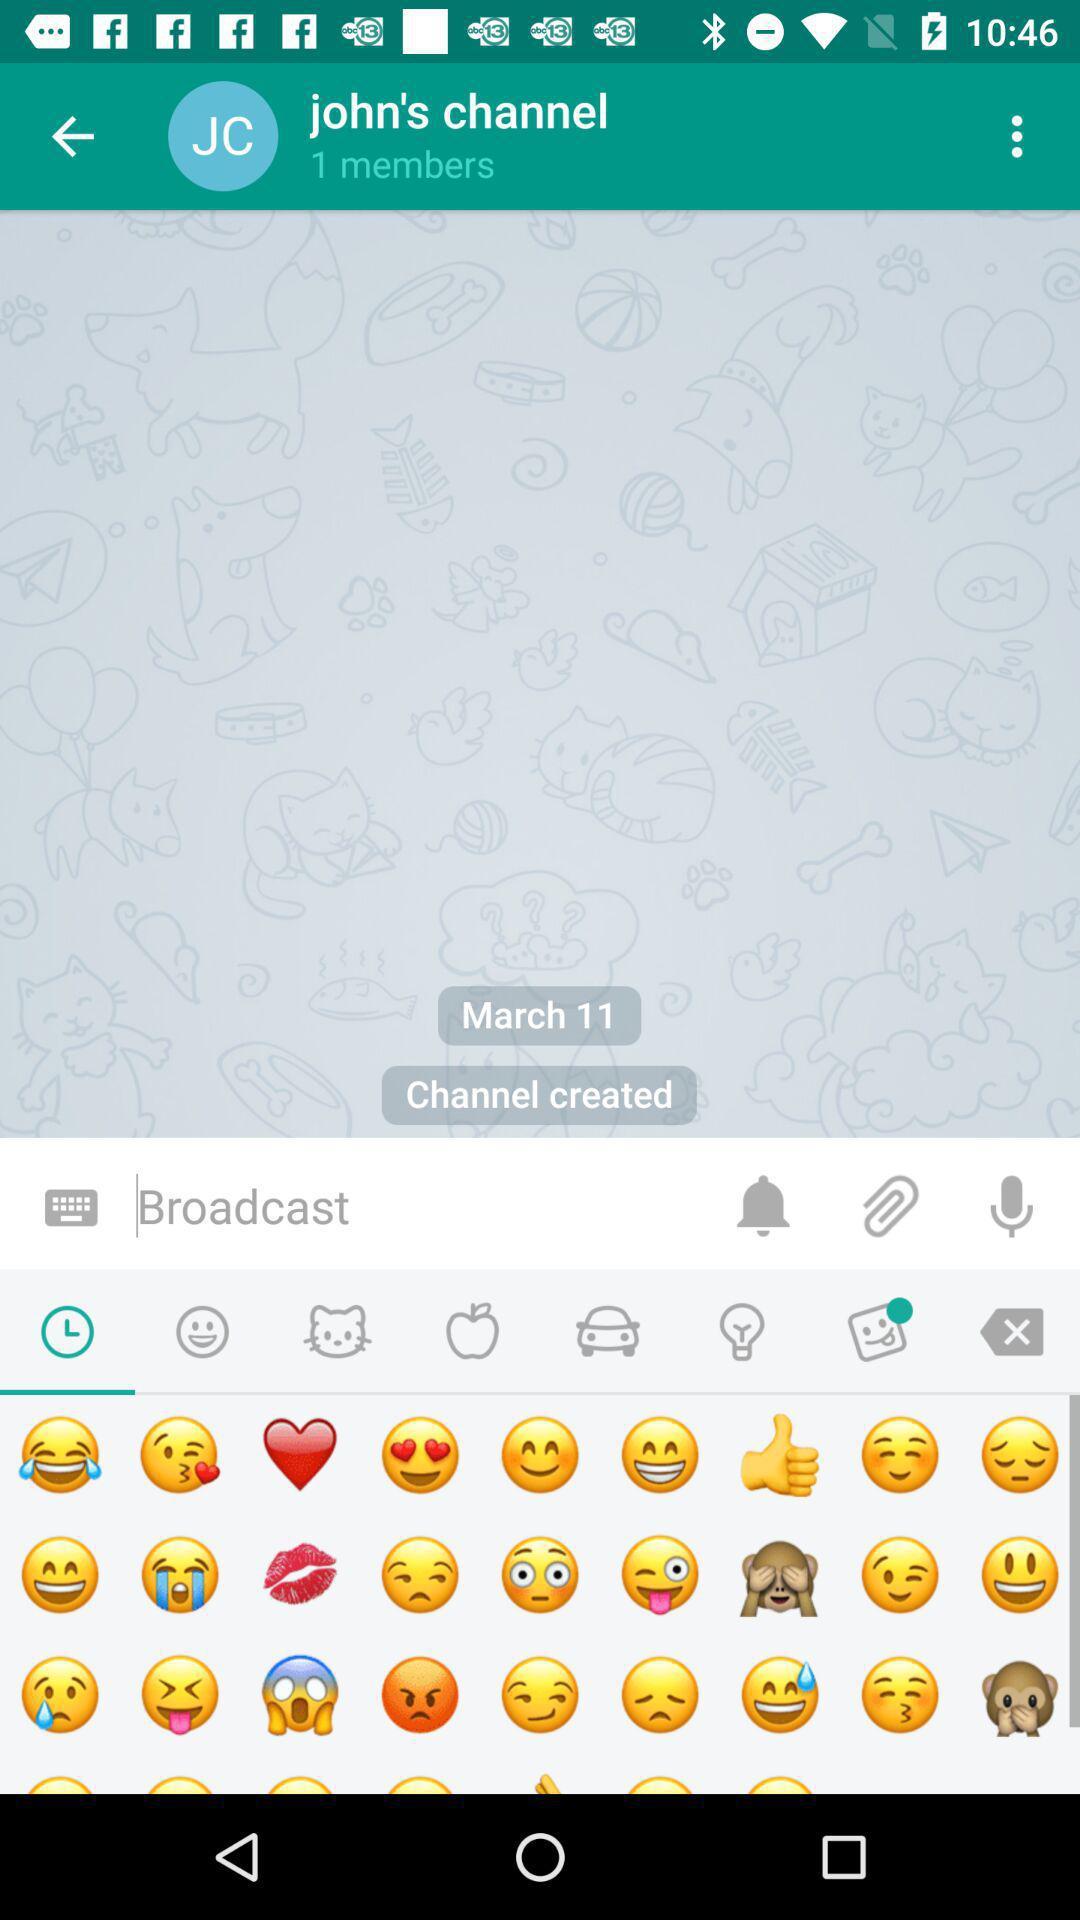 This screenshot has height=1920, width=1080. Describe the element at coordinates (659, 1454) in the screenshot. I see `the emoji icon` at that location.